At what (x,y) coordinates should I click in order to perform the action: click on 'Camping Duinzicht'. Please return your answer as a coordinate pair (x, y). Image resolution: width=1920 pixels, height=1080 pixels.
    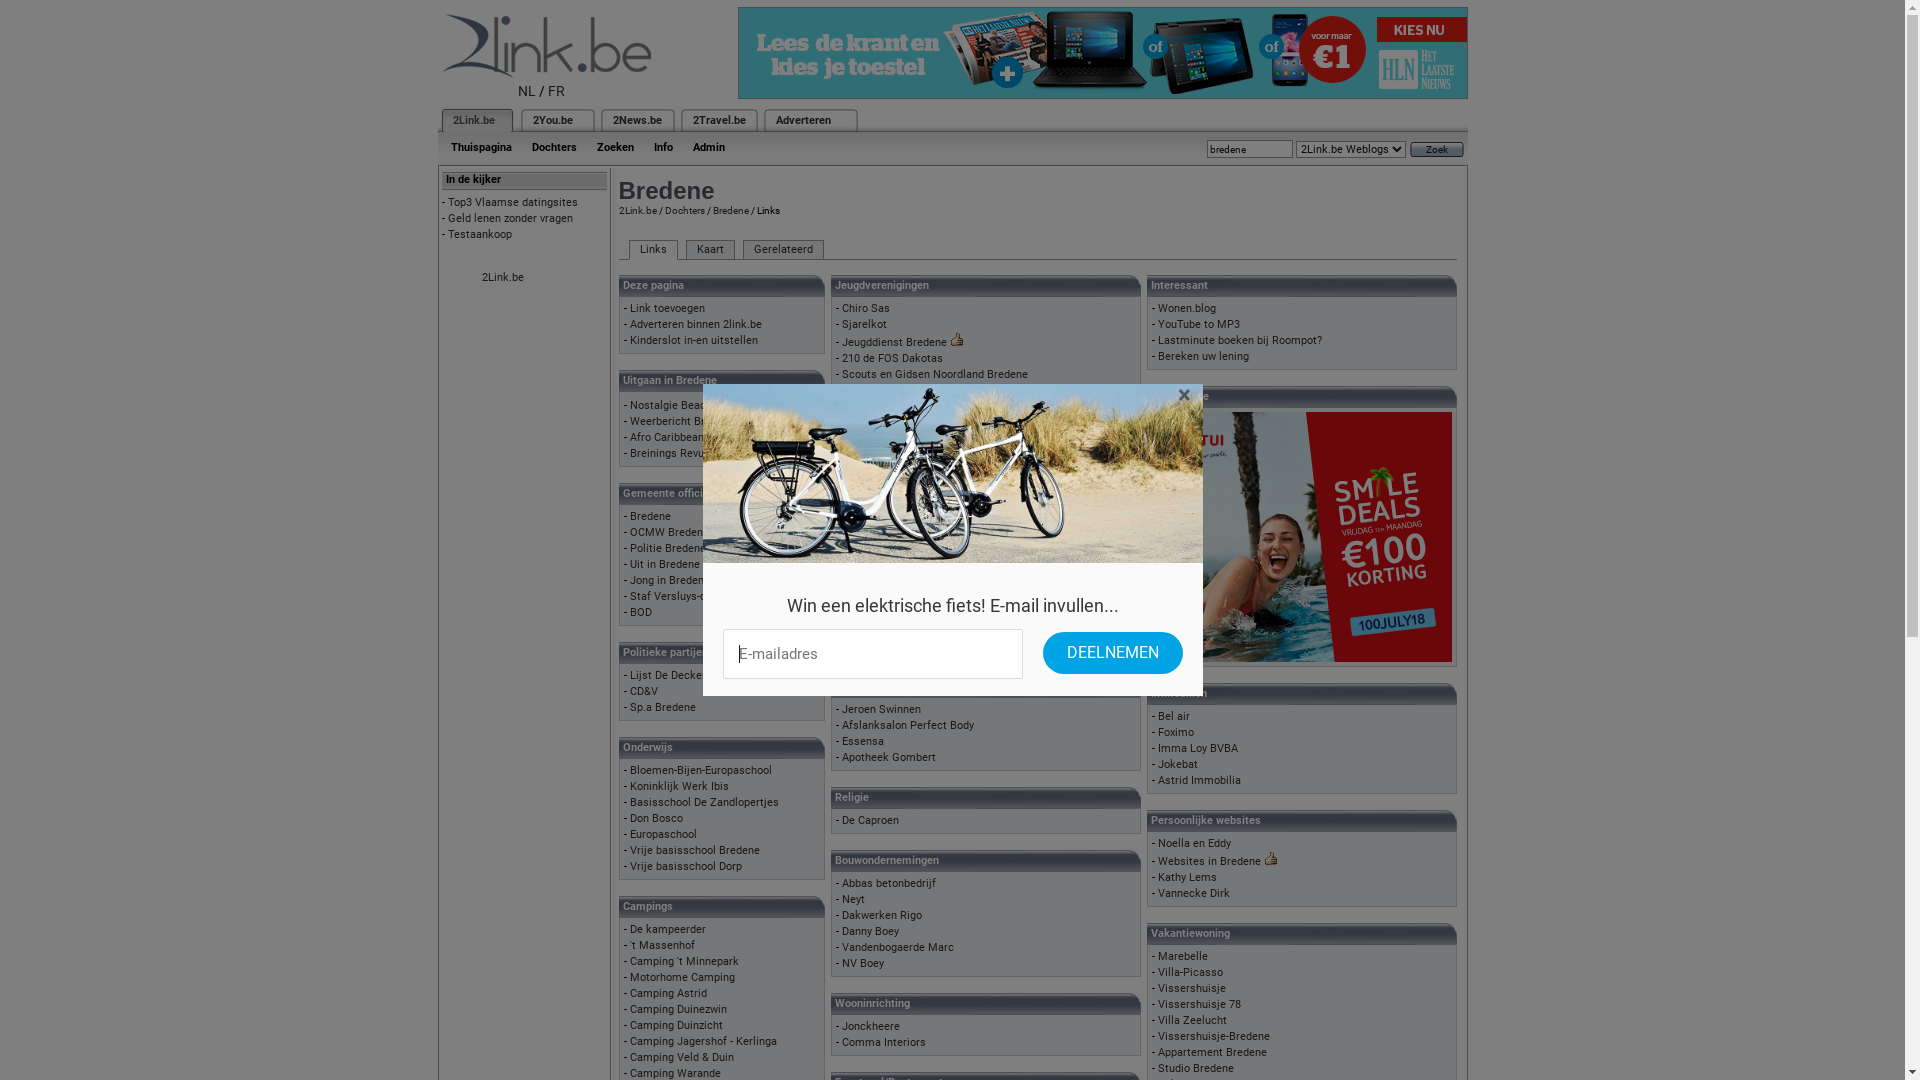
    Looking at the image, I should click on (628, 1025).